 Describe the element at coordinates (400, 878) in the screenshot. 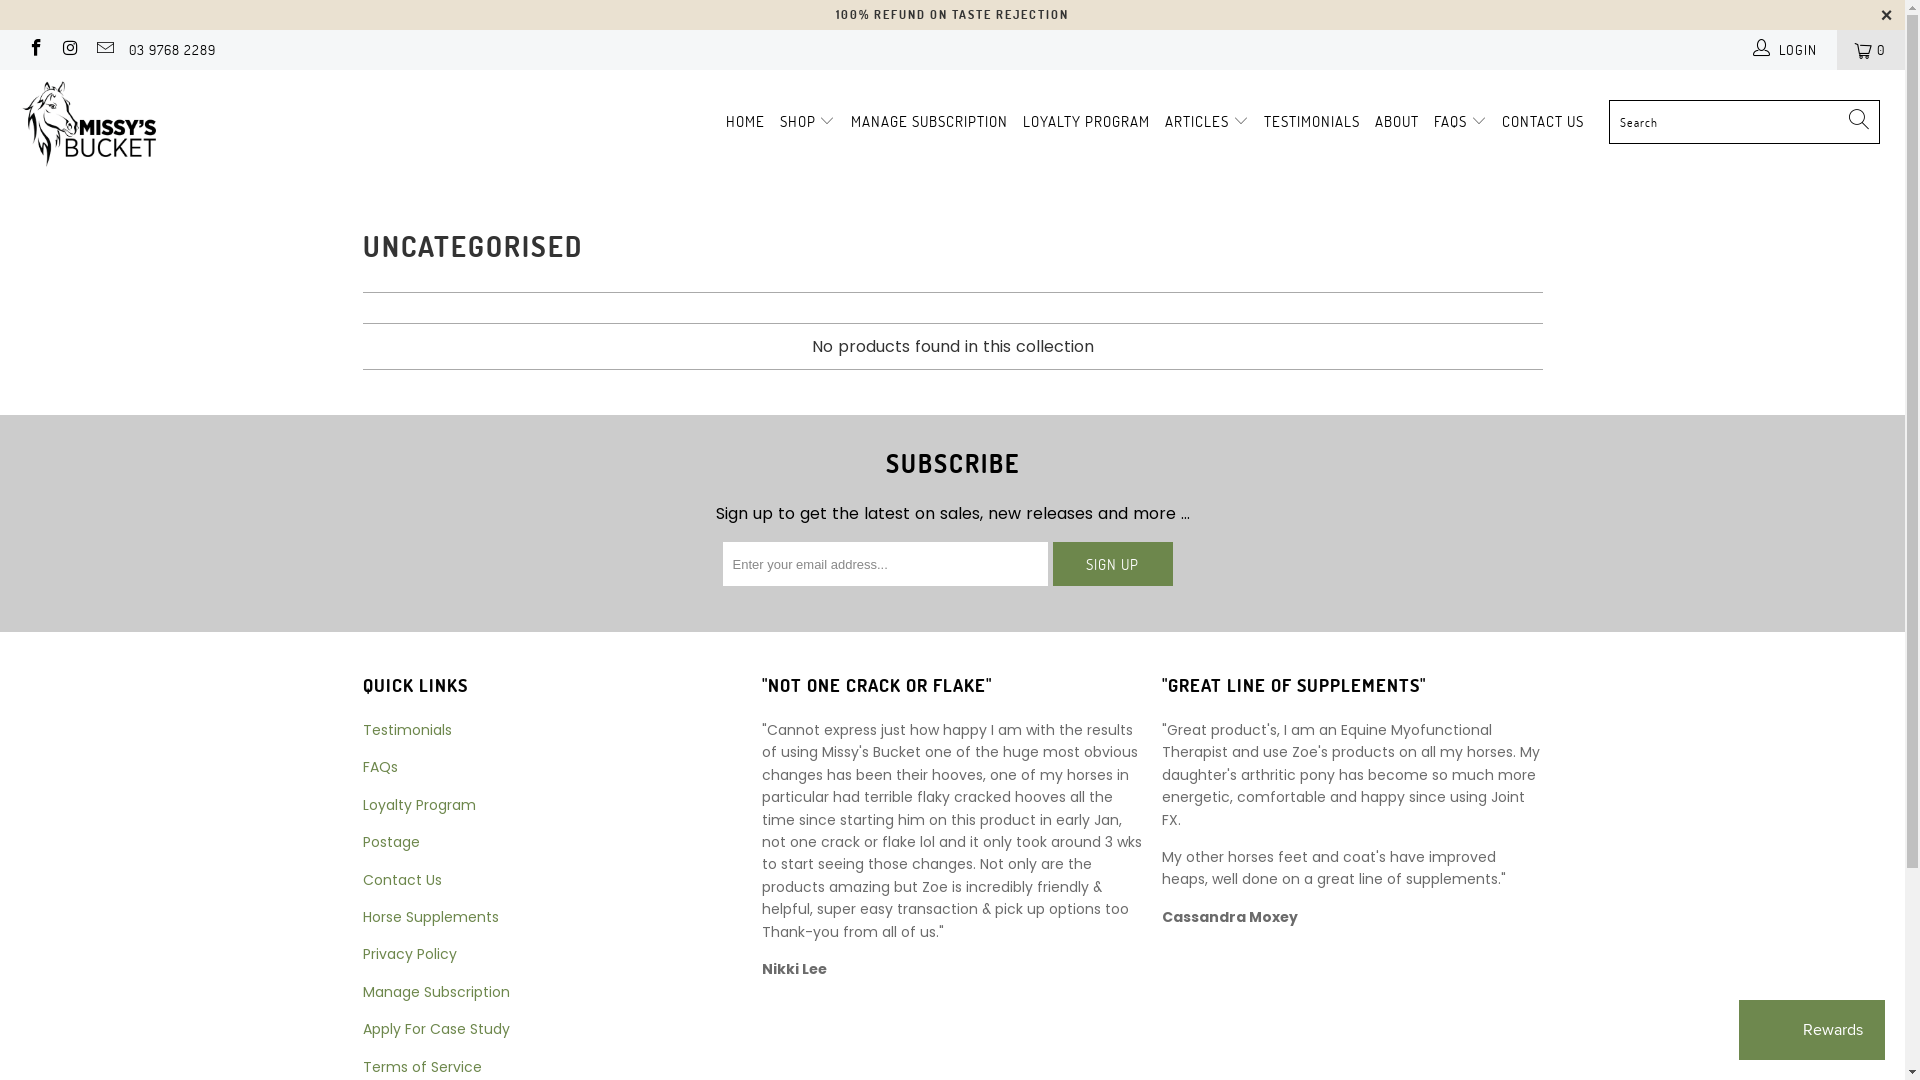

I see `'Contact Us'` at that location.